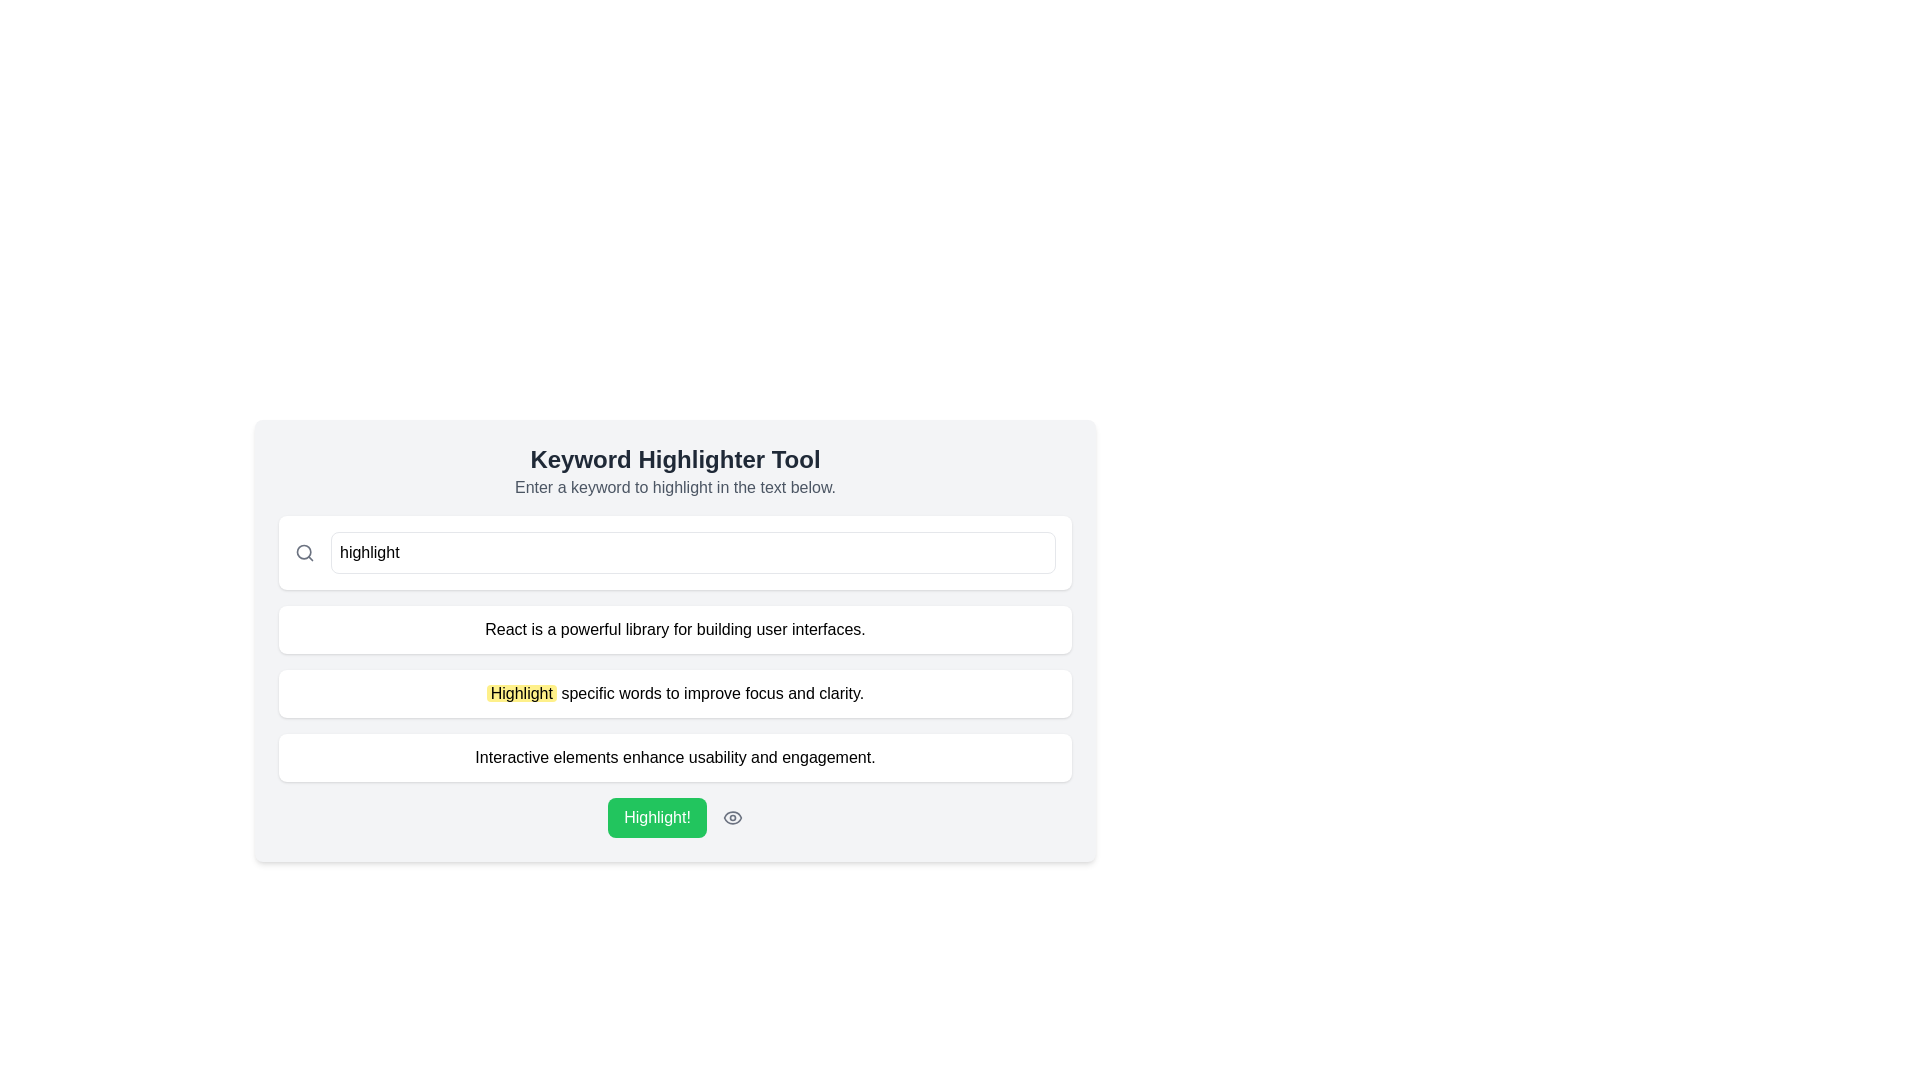  I want to click on the static text element displaying 'Enter a keyword, so click(675, 488).